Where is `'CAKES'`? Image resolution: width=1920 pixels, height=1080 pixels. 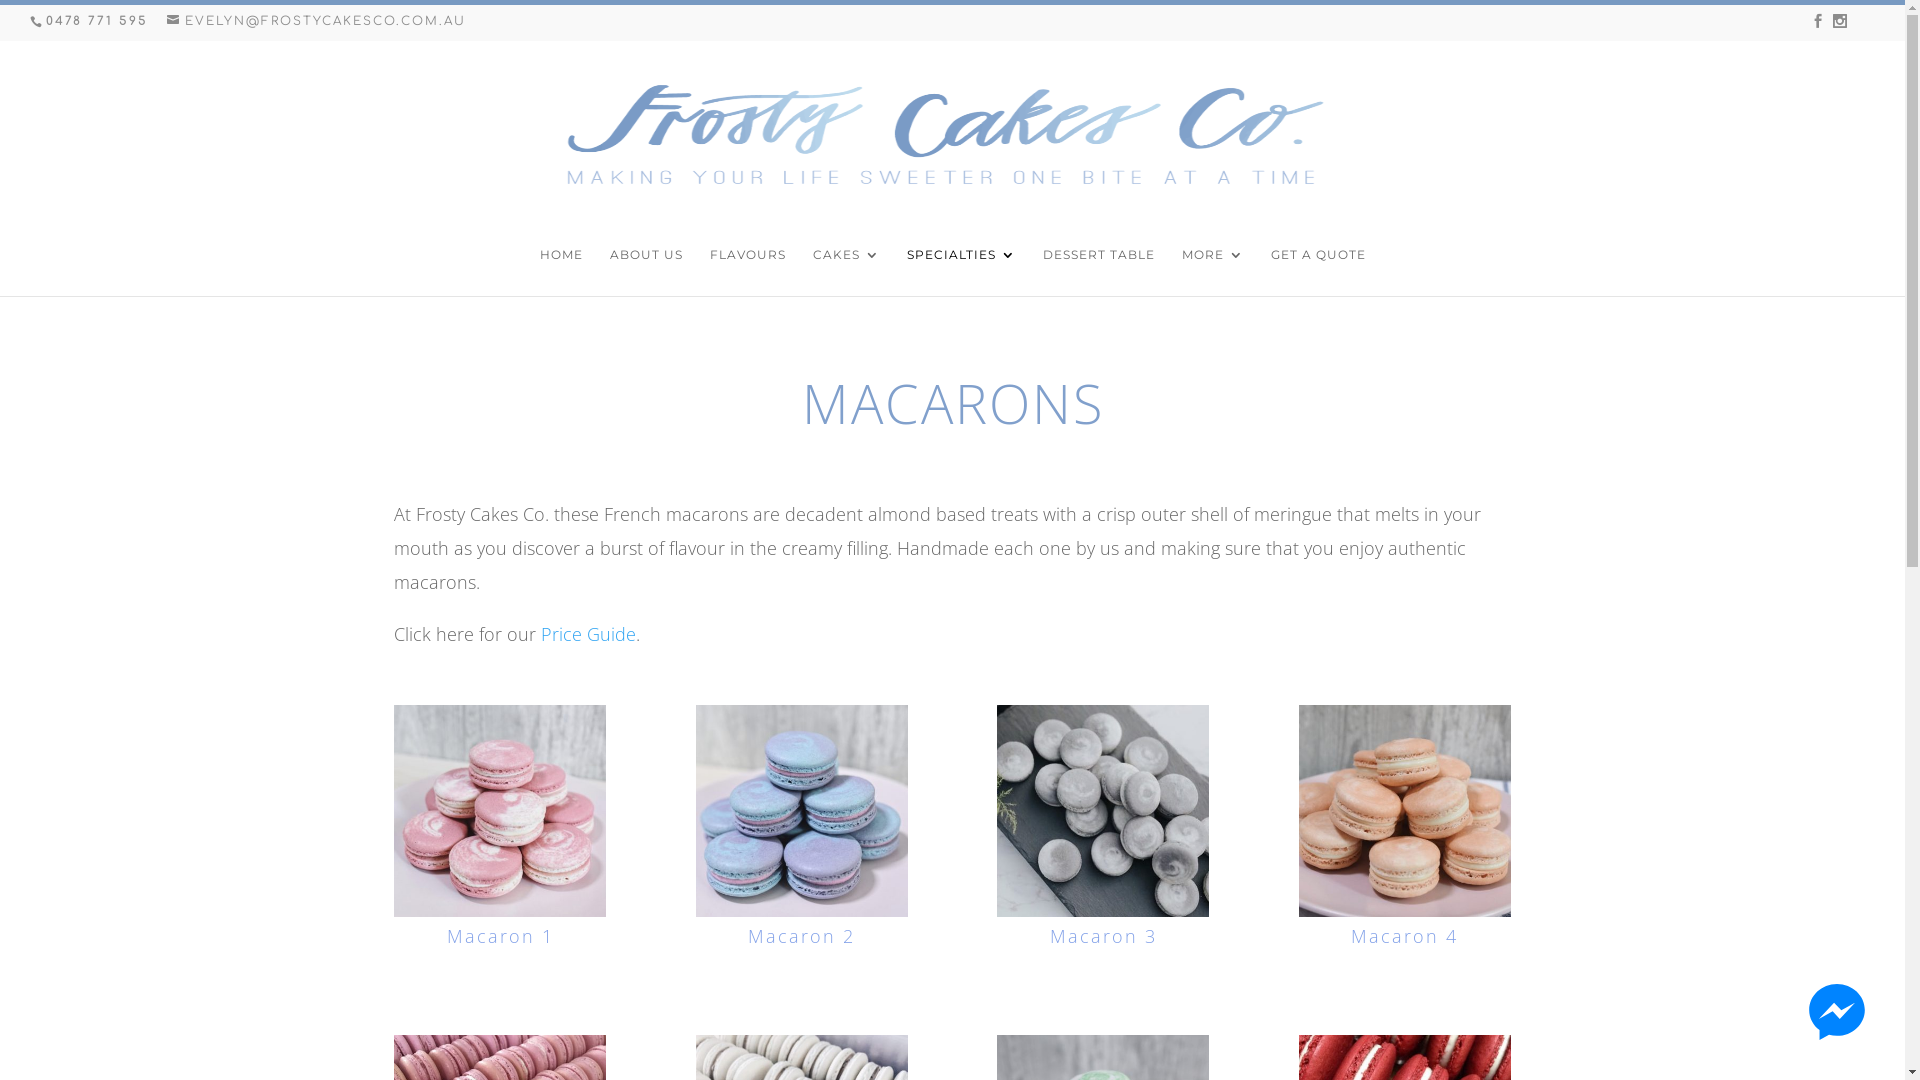
'CAKES' is located at coordinates (845, 272).